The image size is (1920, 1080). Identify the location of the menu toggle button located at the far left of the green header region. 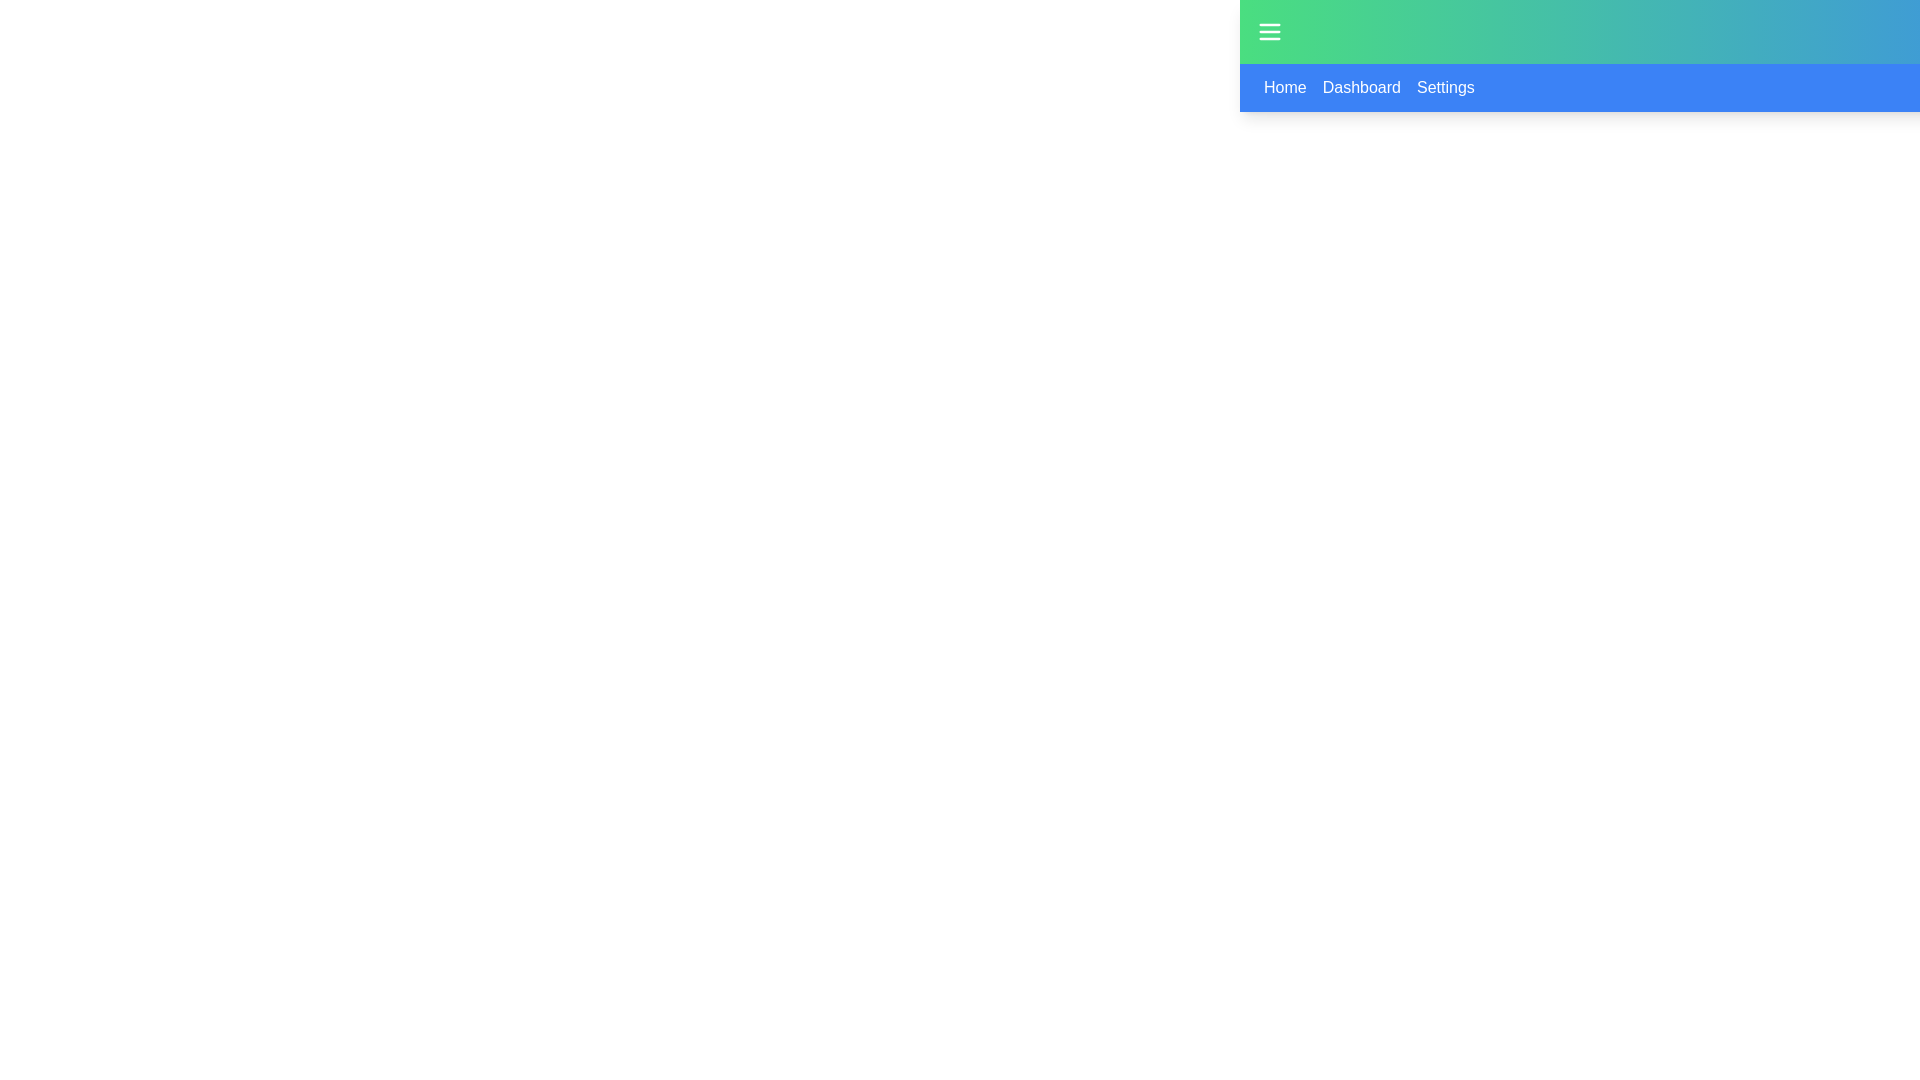
(1269, 31).